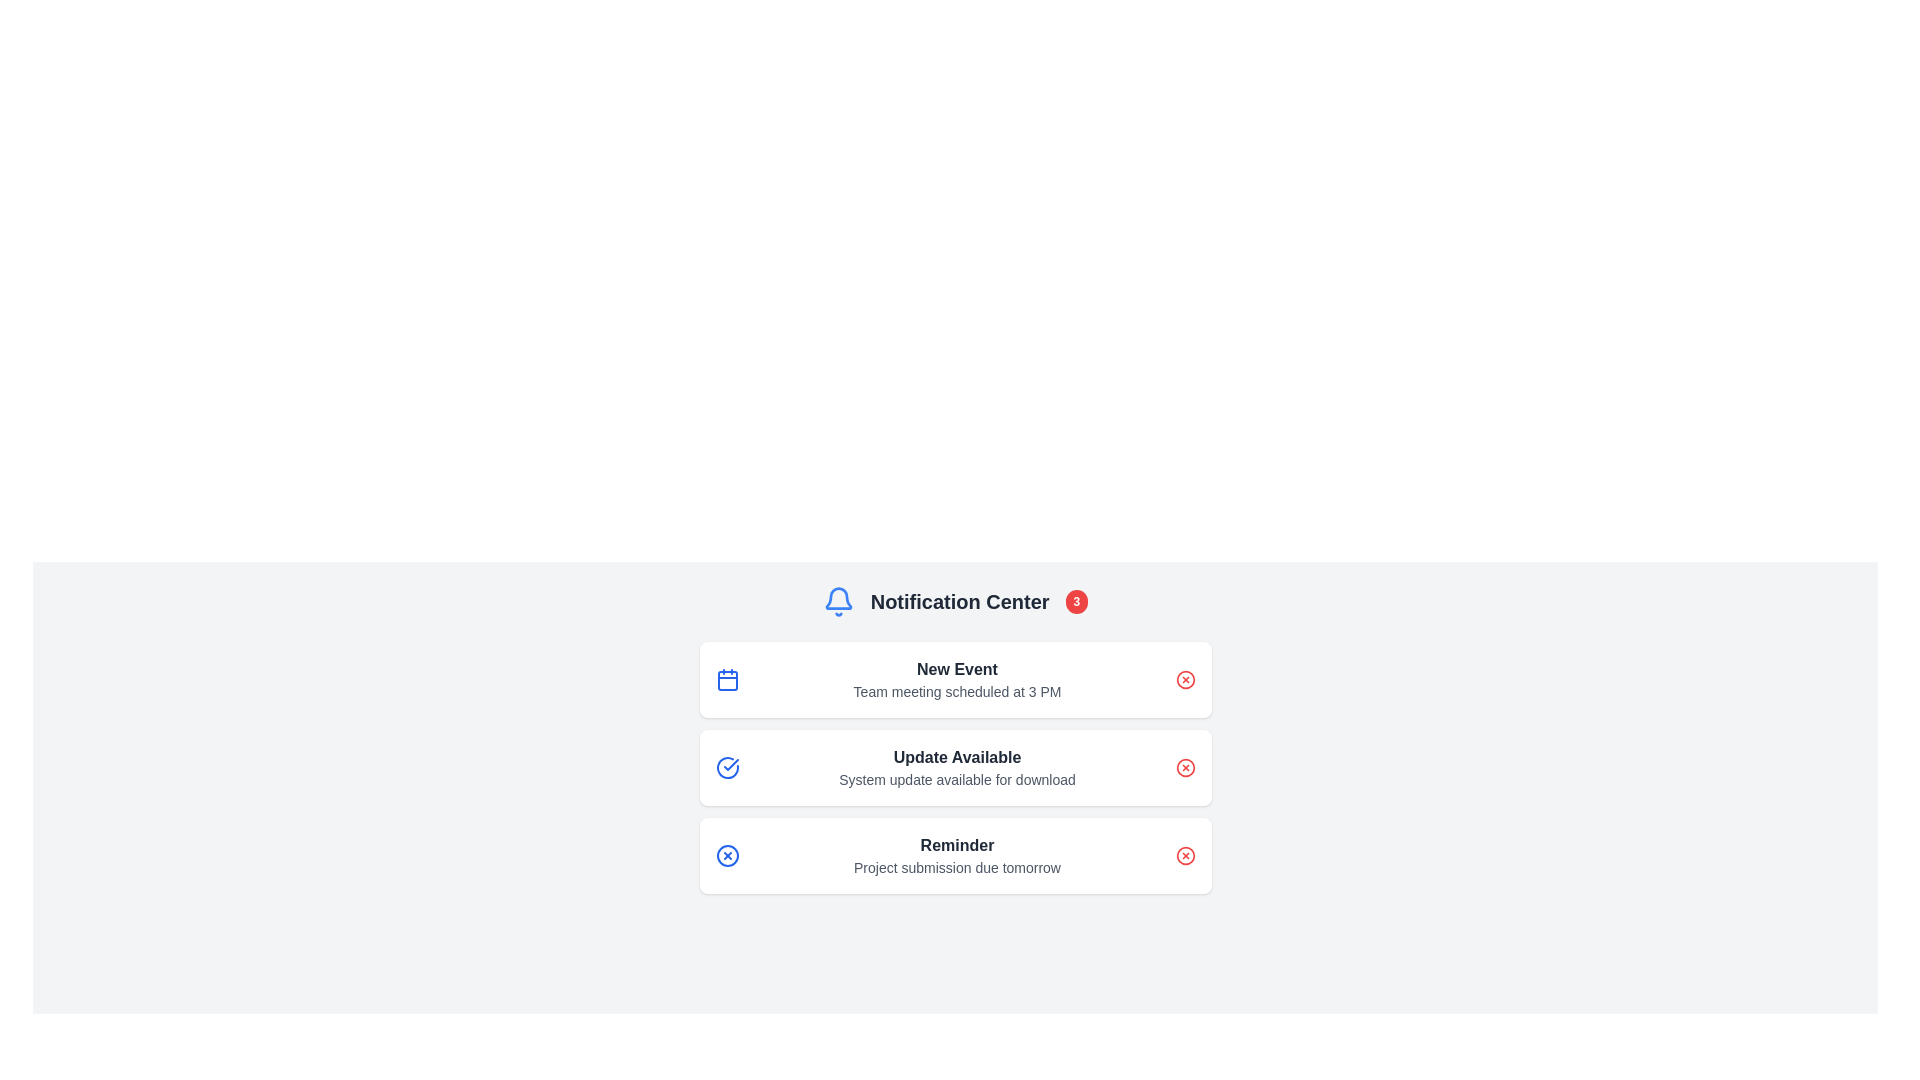  What do you see at coordinates (956, 866) in the screenshot?
I see `the text label that reads 'Project submission due tomorrow', located beneath the 'Reminder' heading in the third notification card` at bounding box center [956, 866].